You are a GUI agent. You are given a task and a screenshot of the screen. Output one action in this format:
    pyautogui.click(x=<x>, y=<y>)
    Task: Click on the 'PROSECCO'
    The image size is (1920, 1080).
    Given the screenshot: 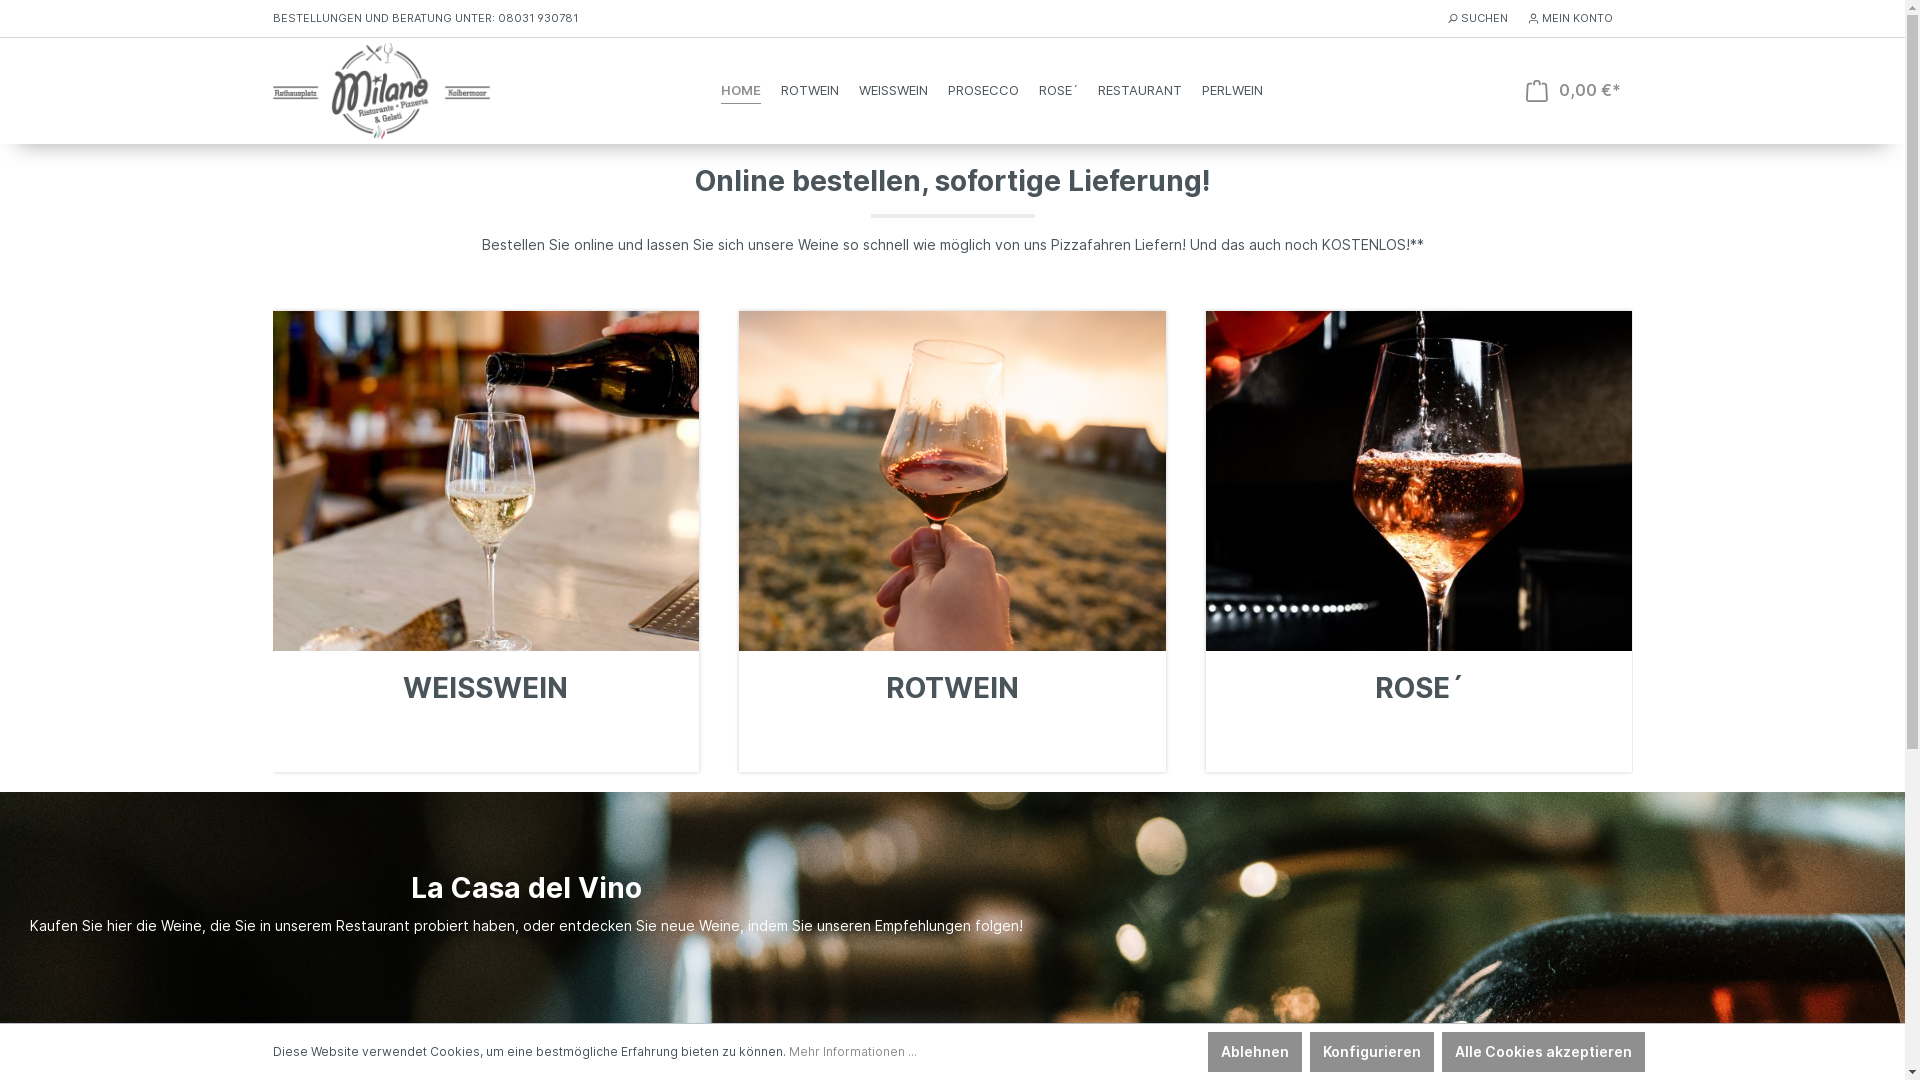 What is the action you would take?
    pyautogui.click(x=983, y=91)
    